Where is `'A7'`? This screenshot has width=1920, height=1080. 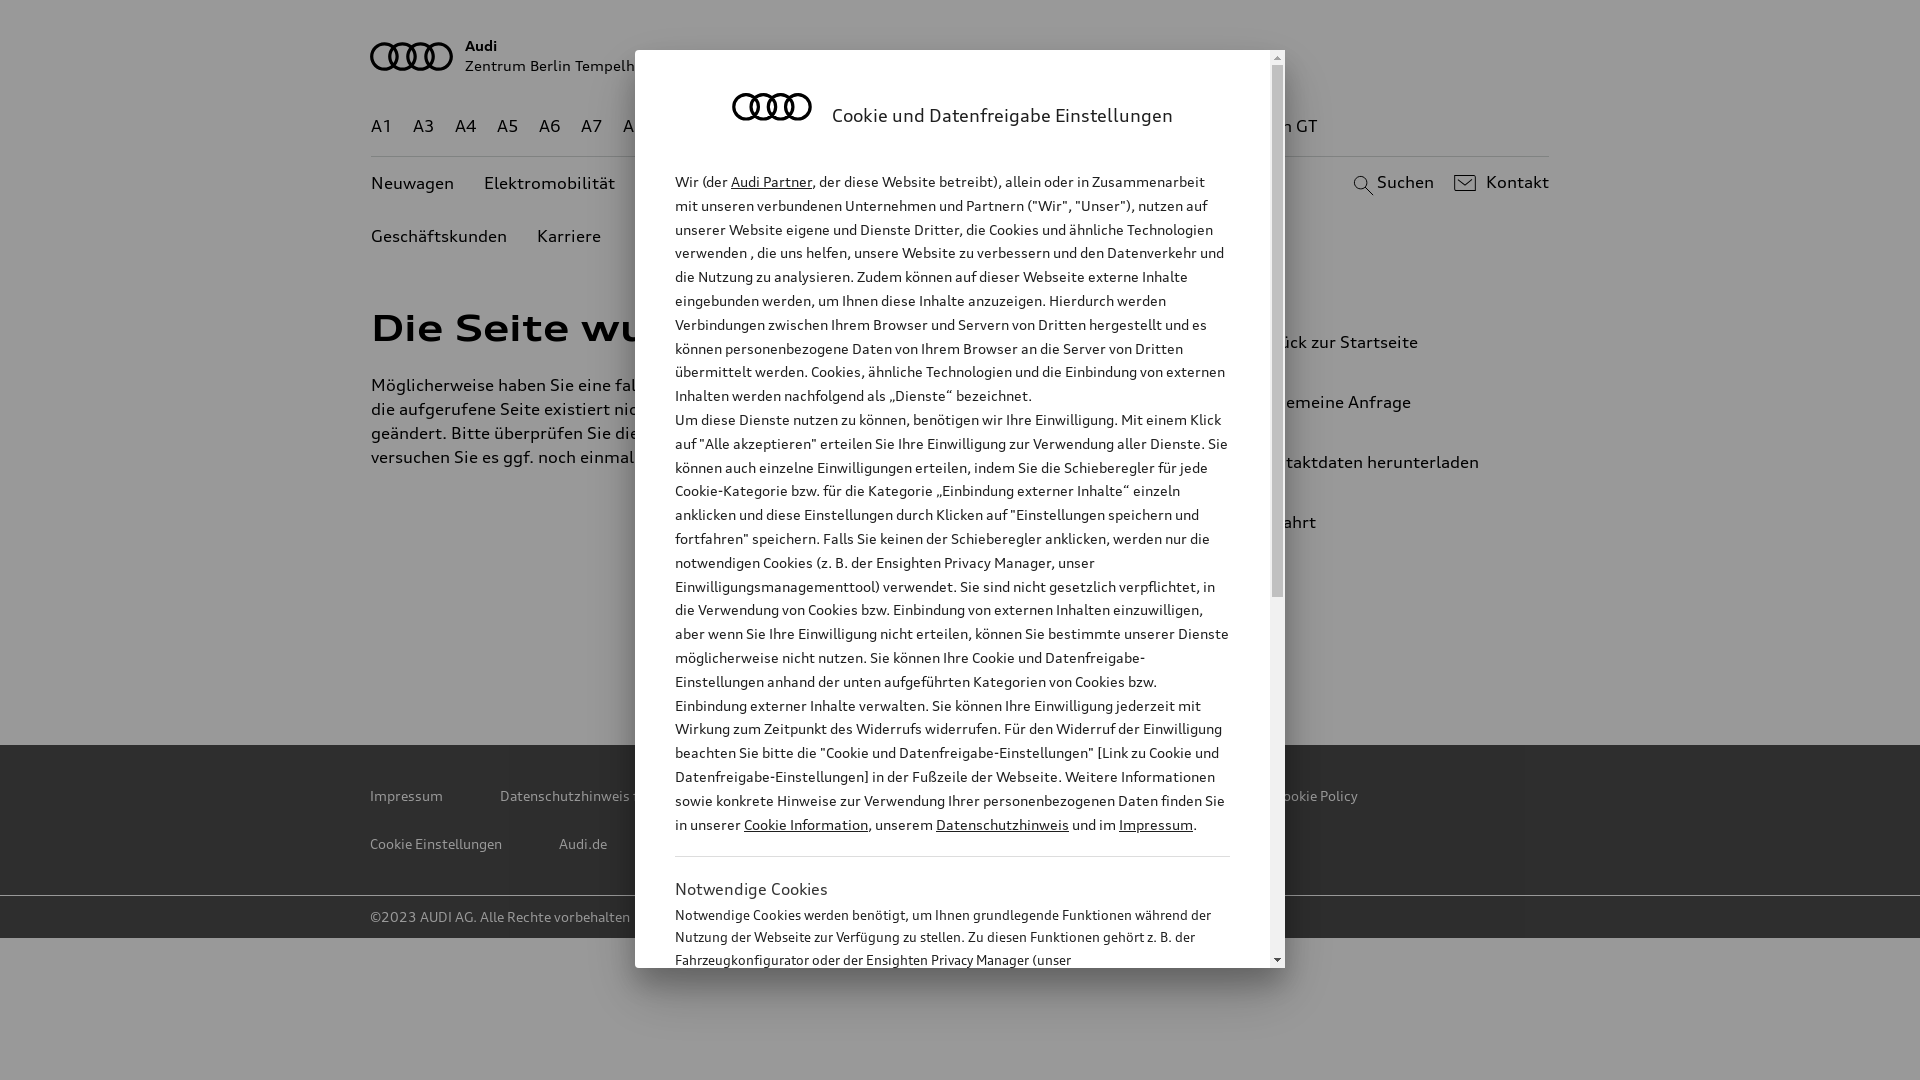 'A7' is located at coordinates (590, 126).